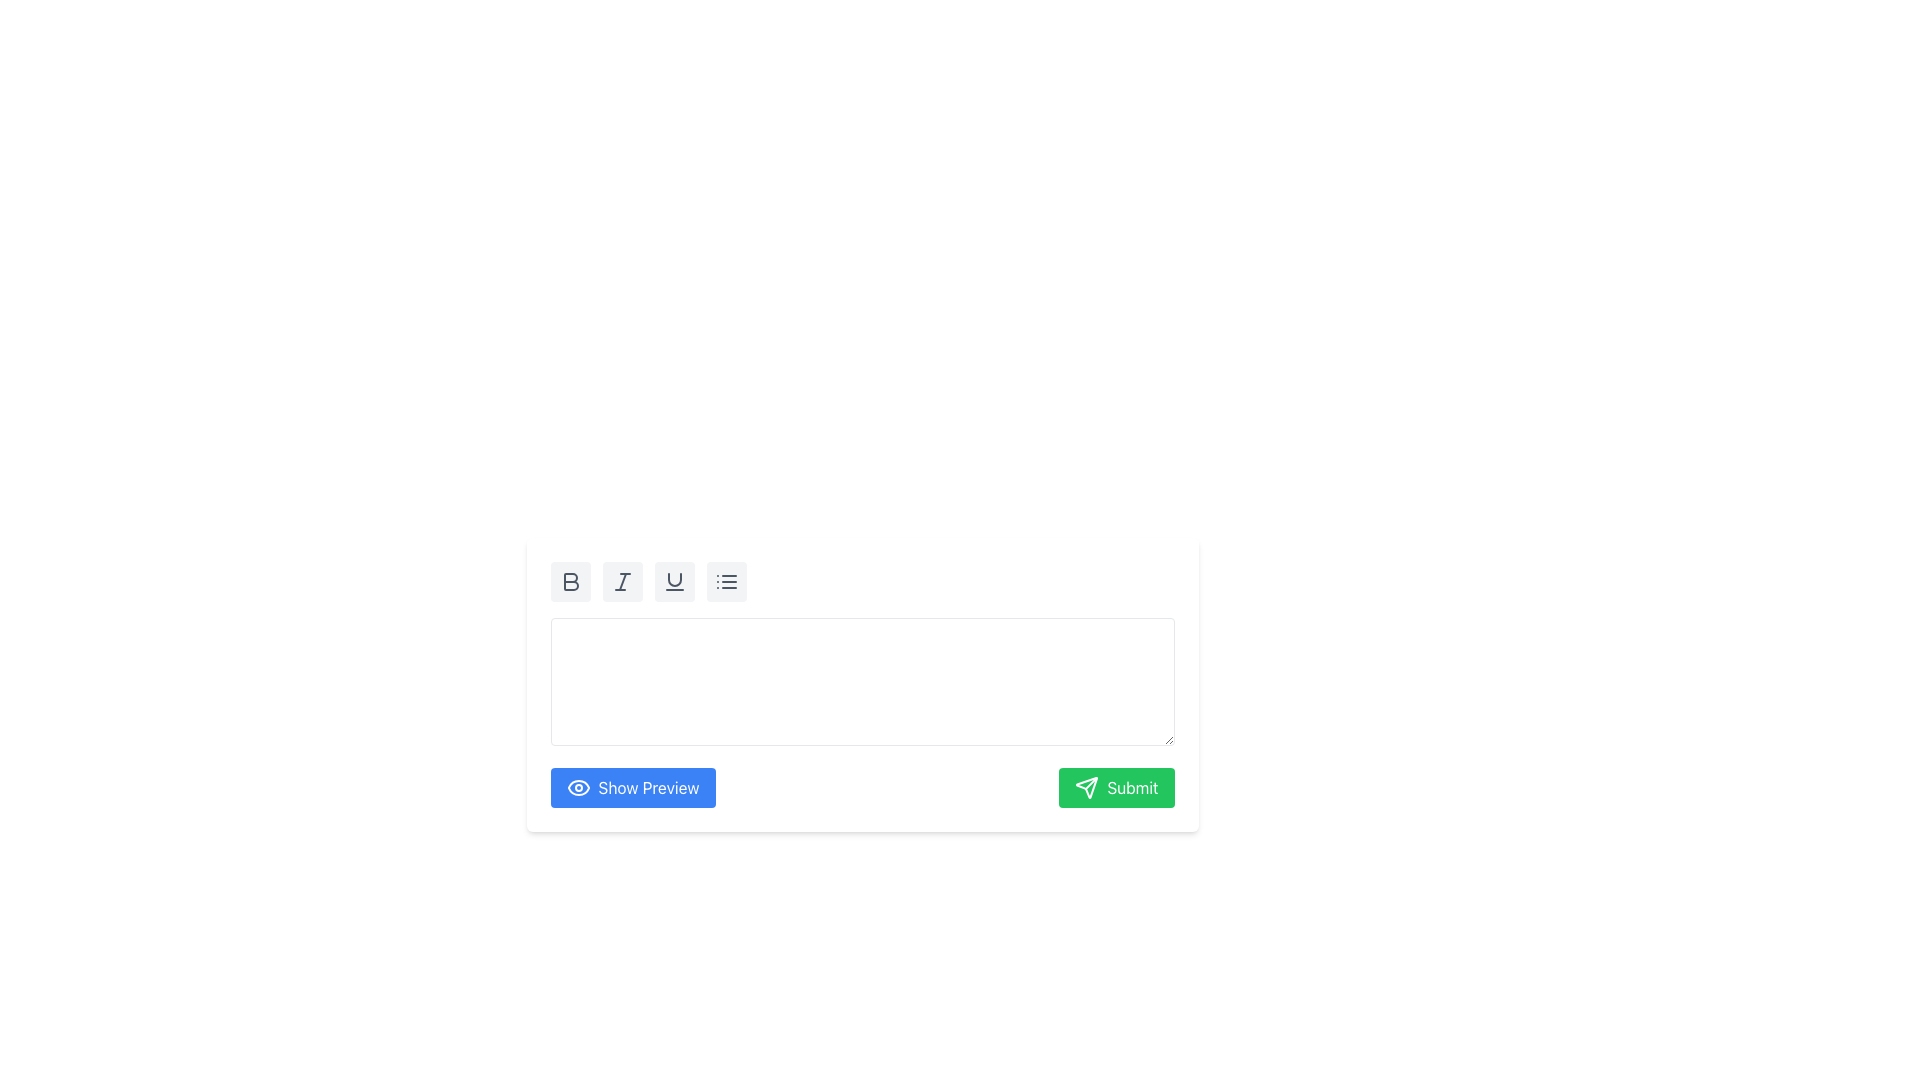 Image resolution: width=1920 pixels, height=1080 pixels. What do you see at coordinates (674, 582) in the screenshot?
I see `the underline button, which is the fourth button in the horizontal formatting toolbar, to apply underline styling` at bounding box center [674, 582].